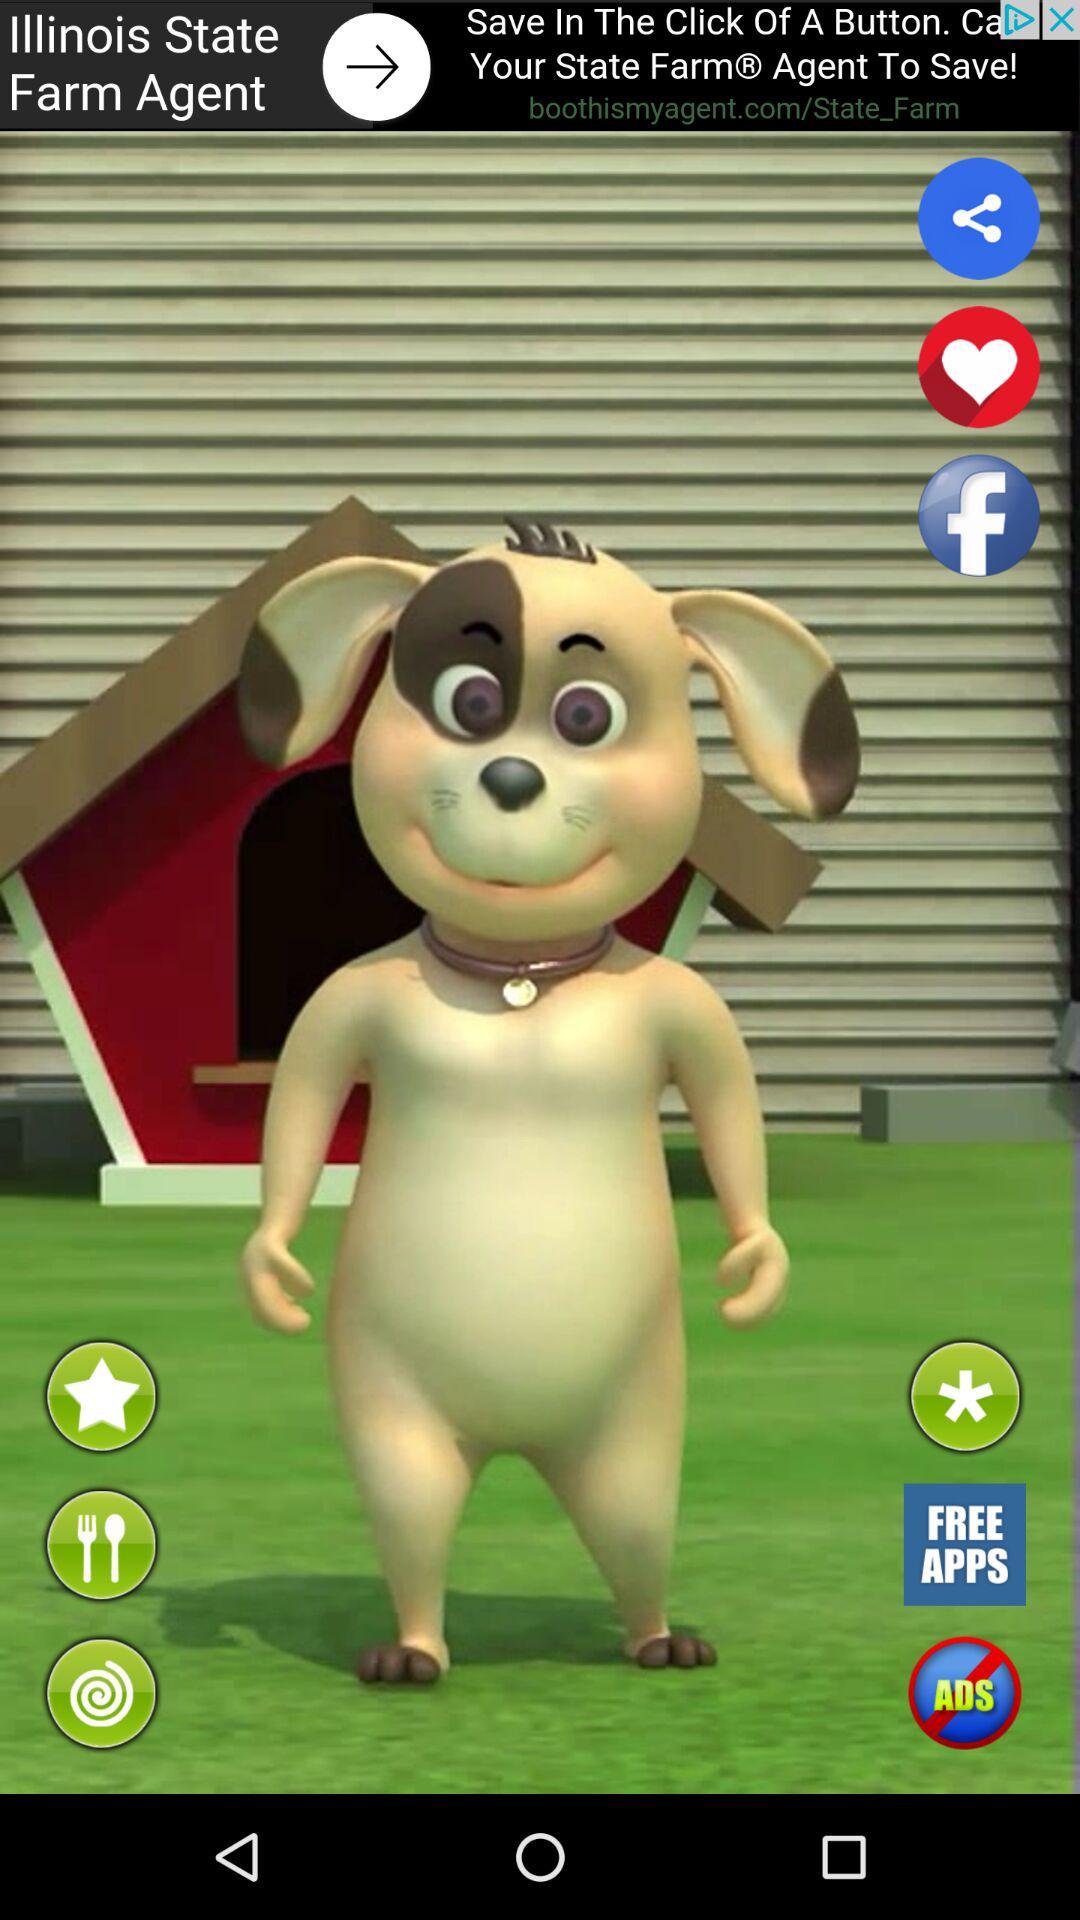  I want to click on the star icon, so click(100, 1494).